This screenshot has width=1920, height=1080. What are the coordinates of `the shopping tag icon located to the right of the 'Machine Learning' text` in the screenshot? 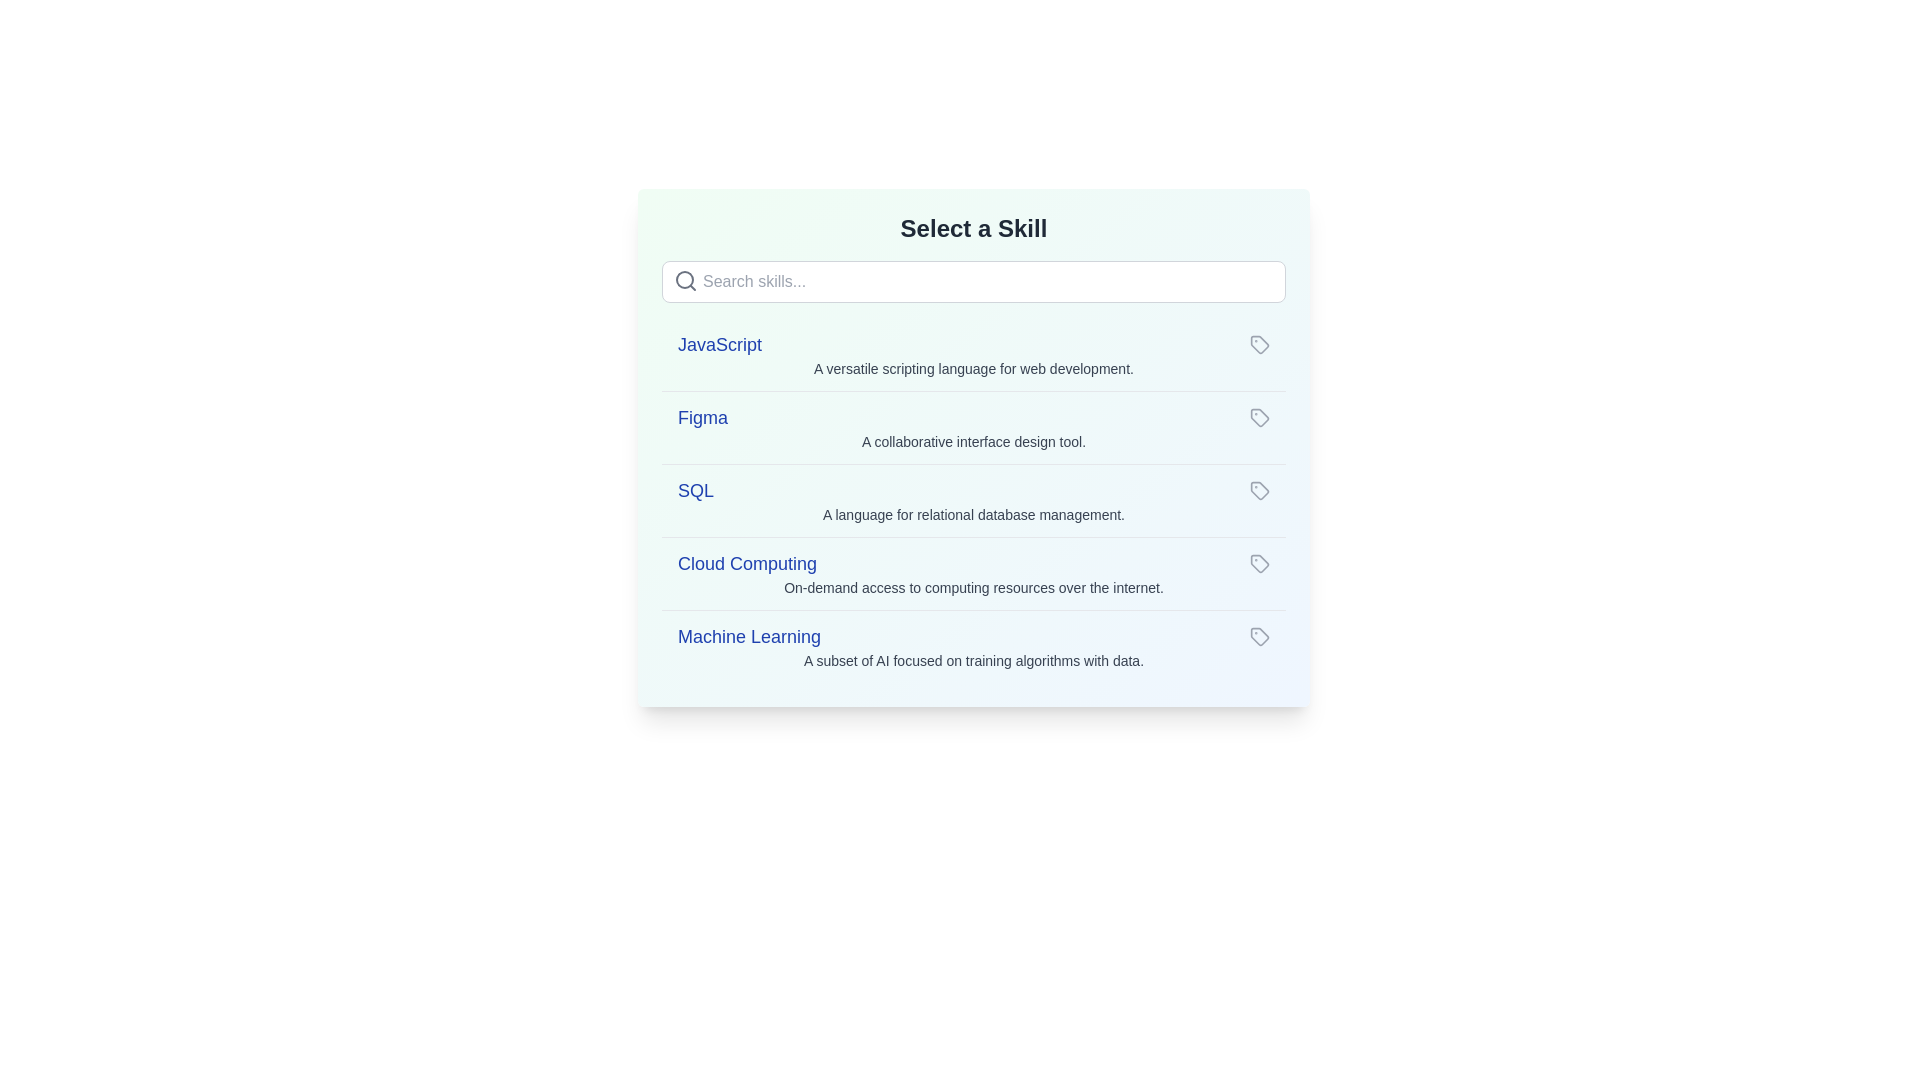 It's located at (1258, 636).